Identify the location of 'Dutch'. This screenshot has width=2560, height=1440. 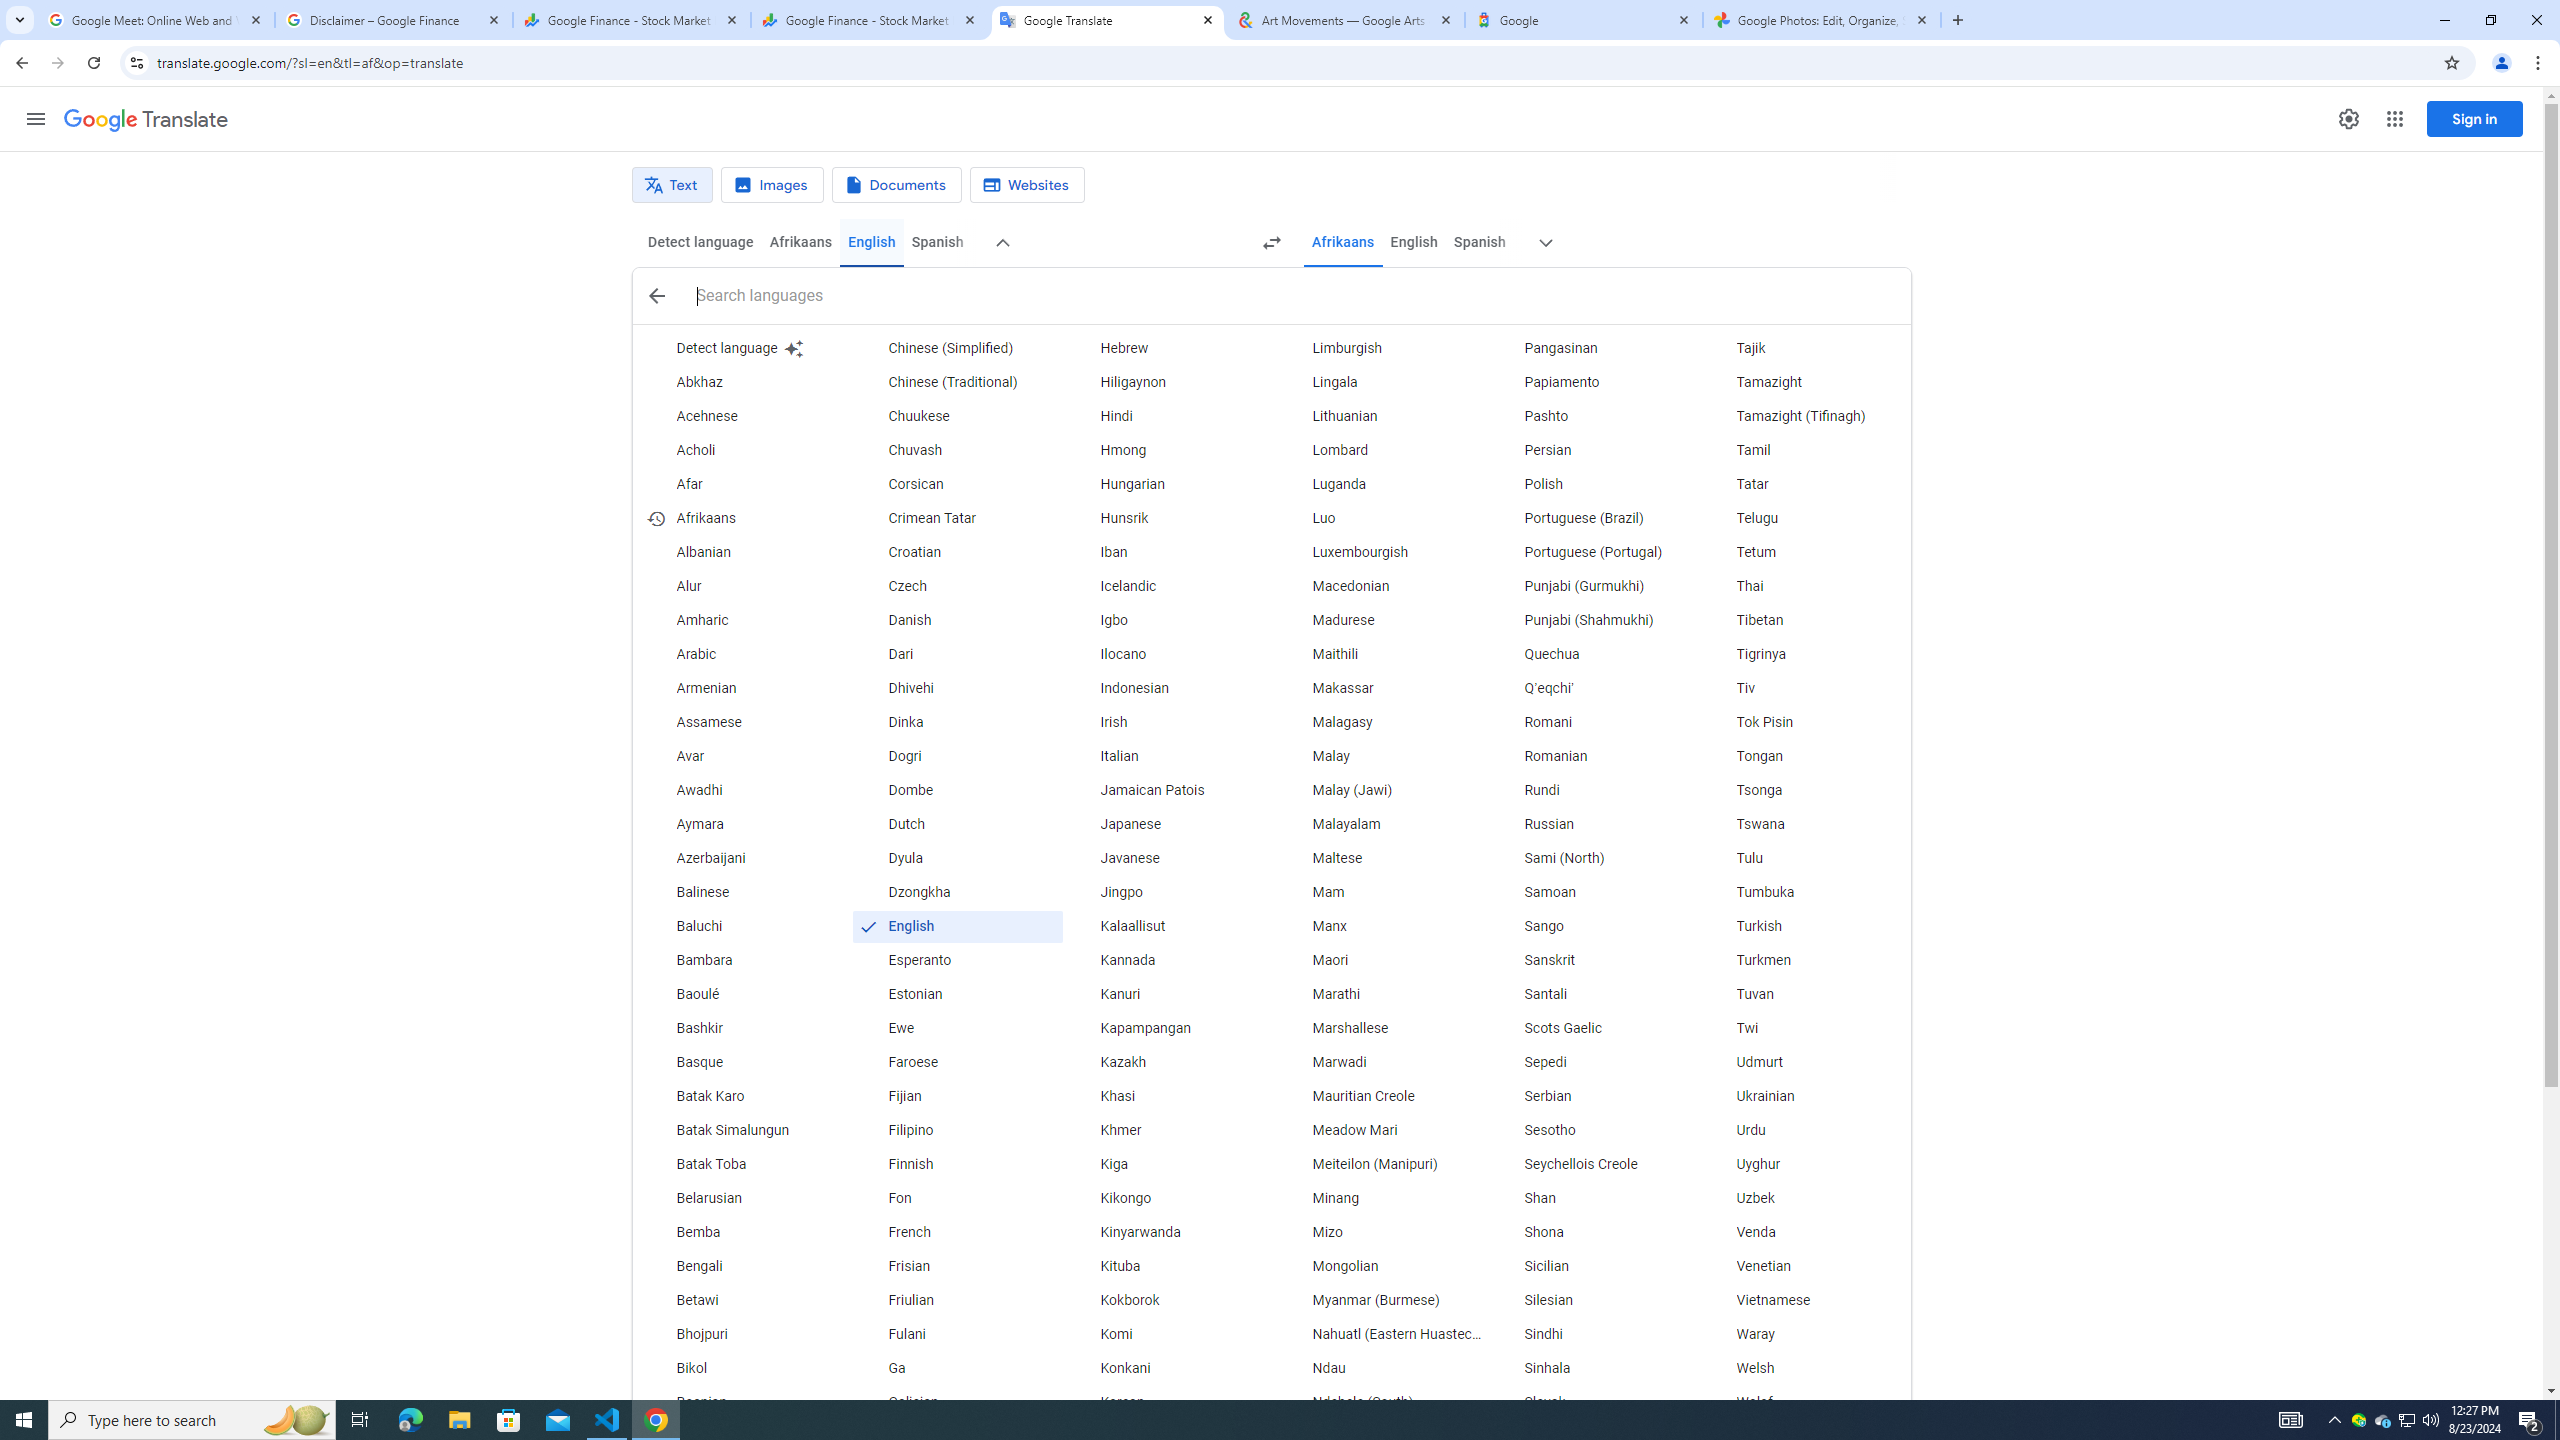
(957, 824).